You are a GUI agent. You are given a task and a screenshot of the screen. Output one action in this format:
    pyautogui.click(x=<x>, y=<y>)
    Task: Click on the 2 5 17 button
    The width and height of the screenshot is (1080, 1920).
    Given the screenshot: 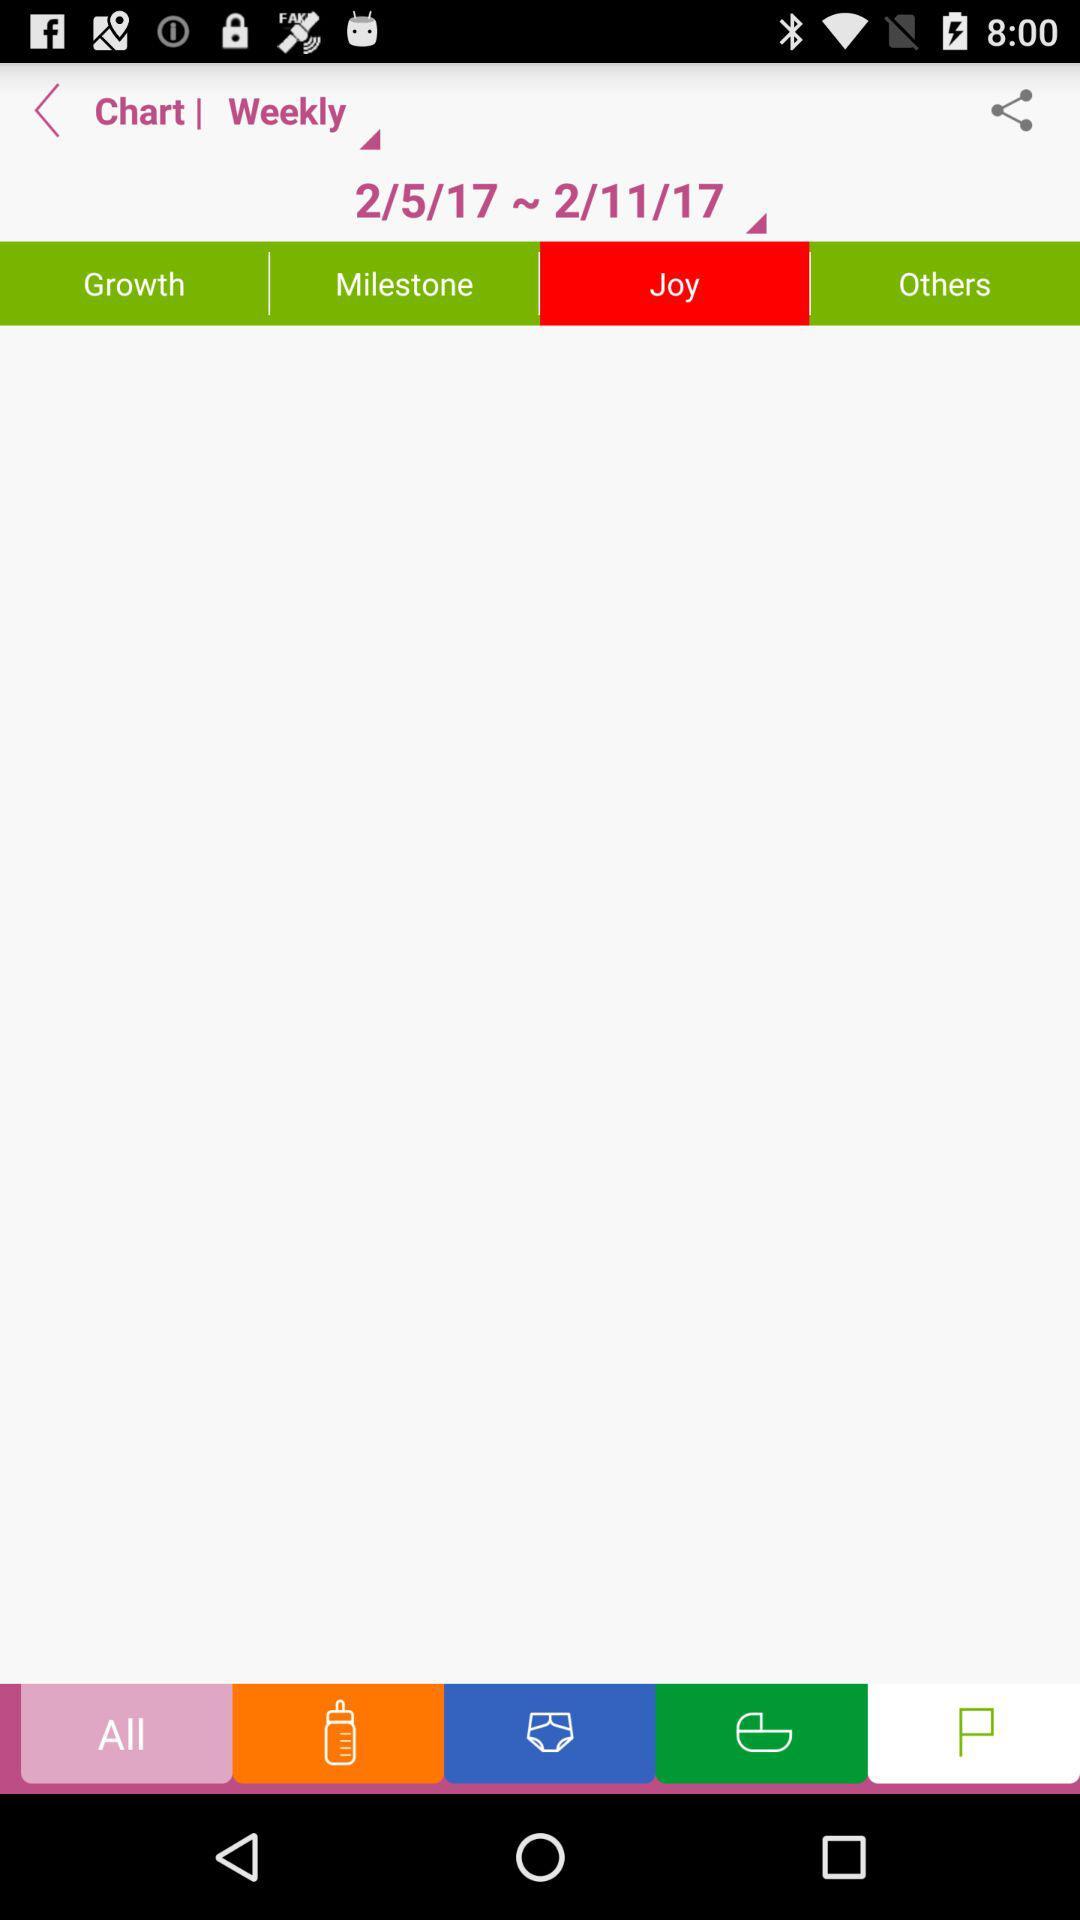 What is the action you would take?
    pyautogui.click(x=538, y=199)
    